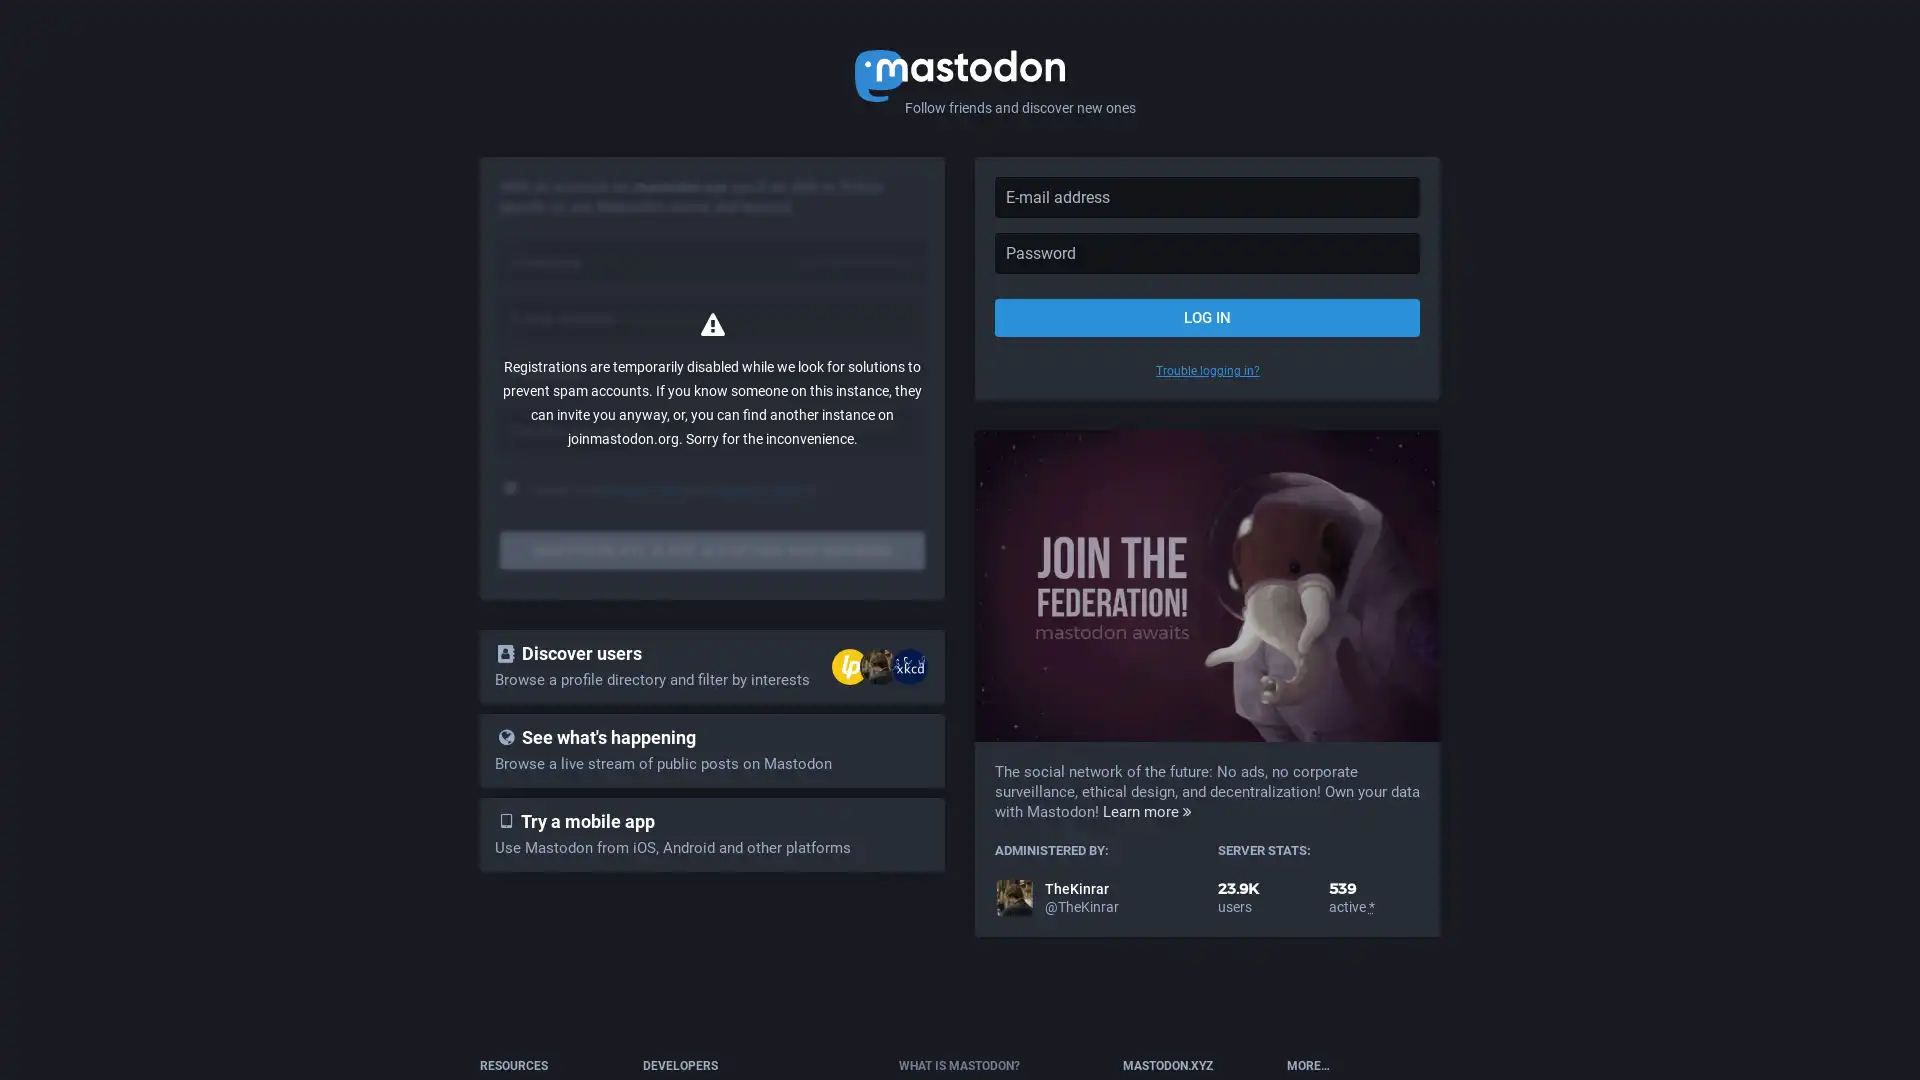 The width and height of the screenshot is (1920, 1080). I want to click on MASTODON.XYZ IS NOT ACCEPTING NEW MEMBERS, so click(712, 551).